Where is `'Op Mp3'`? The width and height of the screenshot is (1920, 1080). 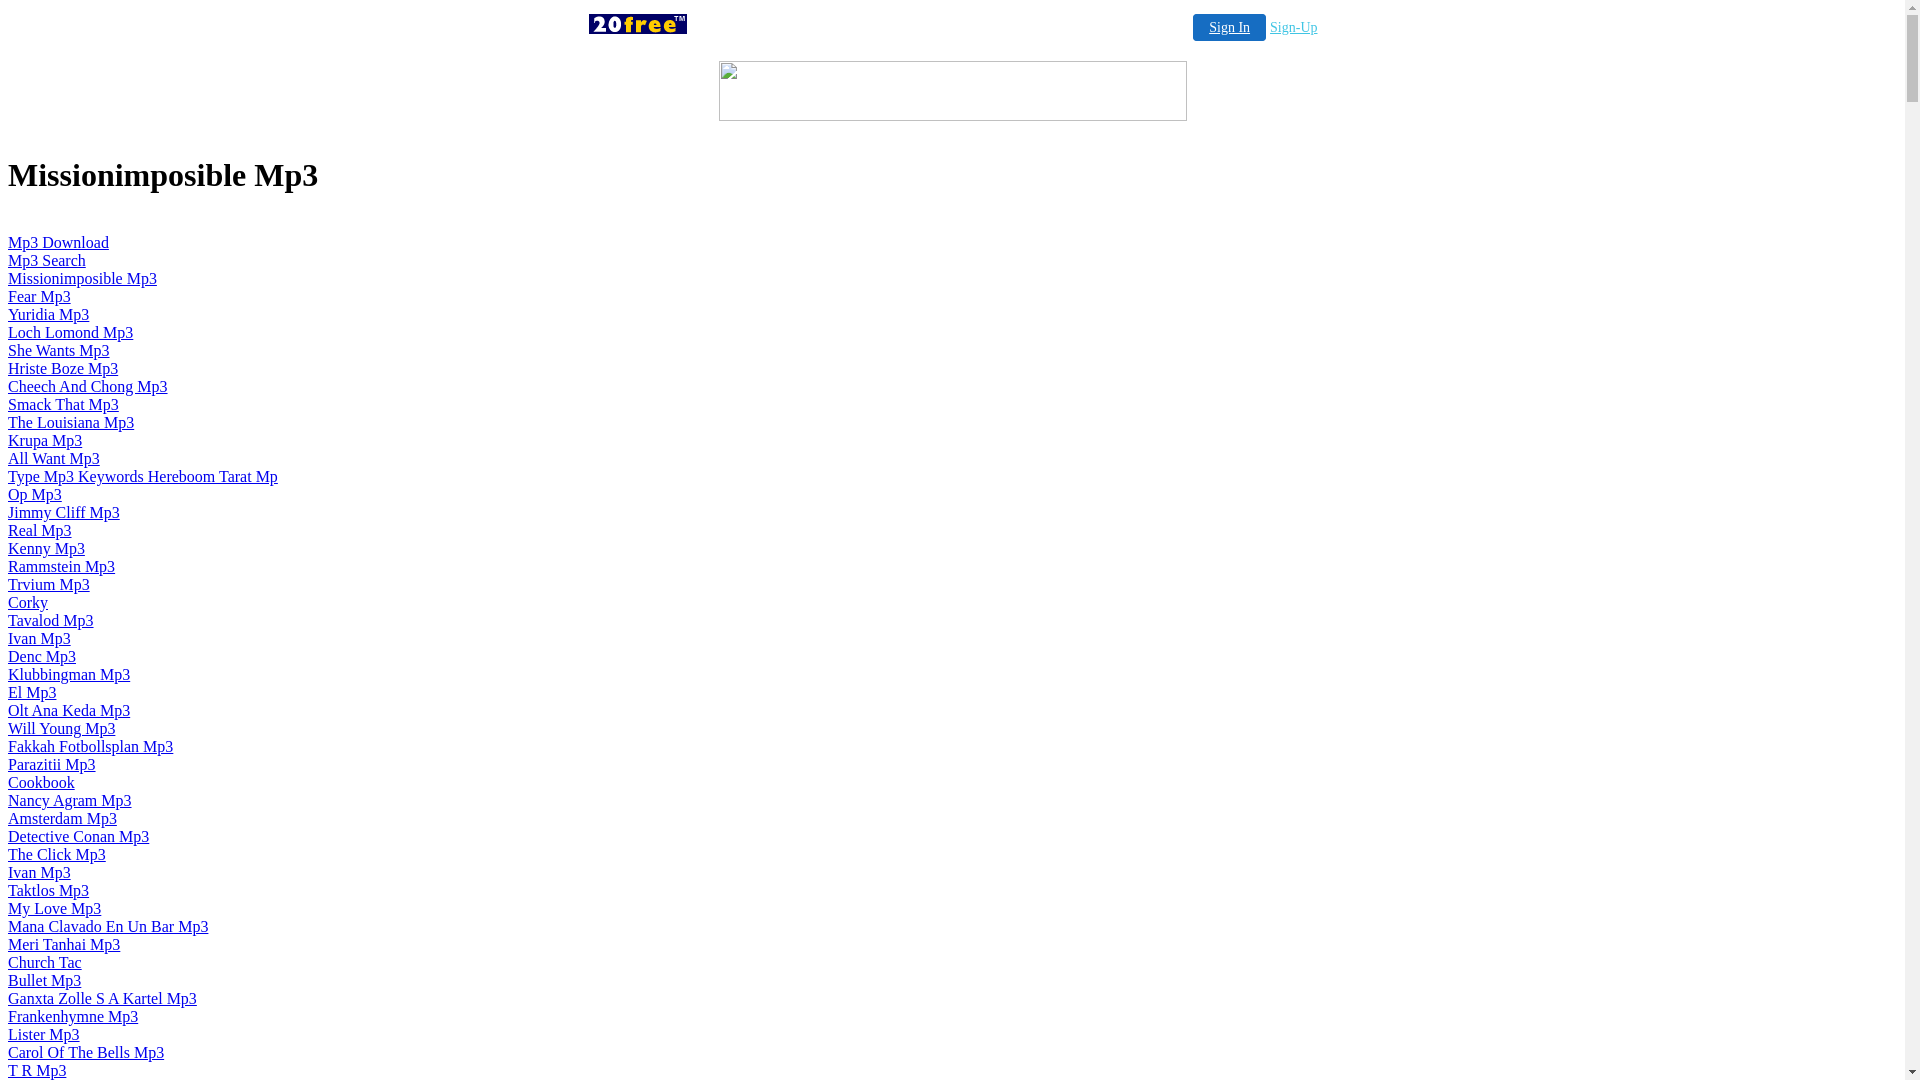 'Op Mp3' is located at coordinates (8, 494).